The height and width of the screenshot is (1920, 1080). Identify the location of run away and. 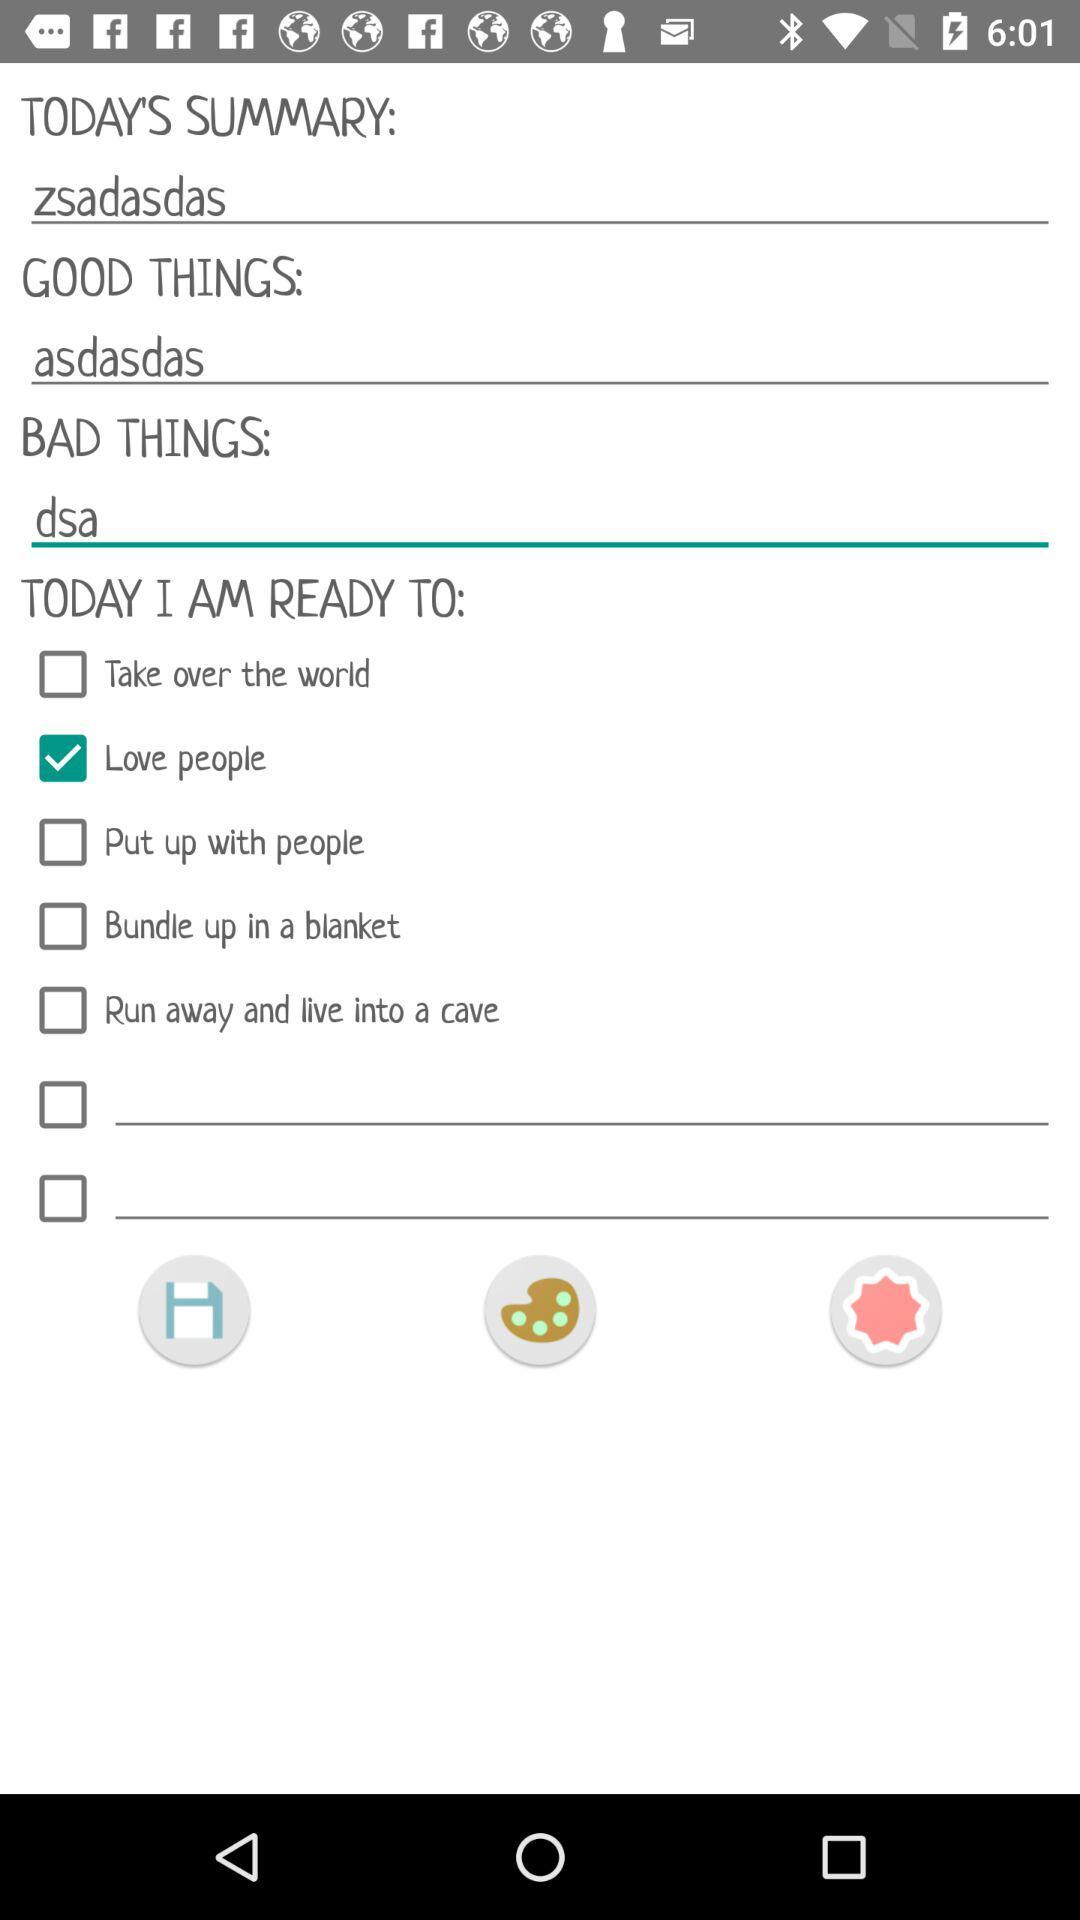
(540, 1010).